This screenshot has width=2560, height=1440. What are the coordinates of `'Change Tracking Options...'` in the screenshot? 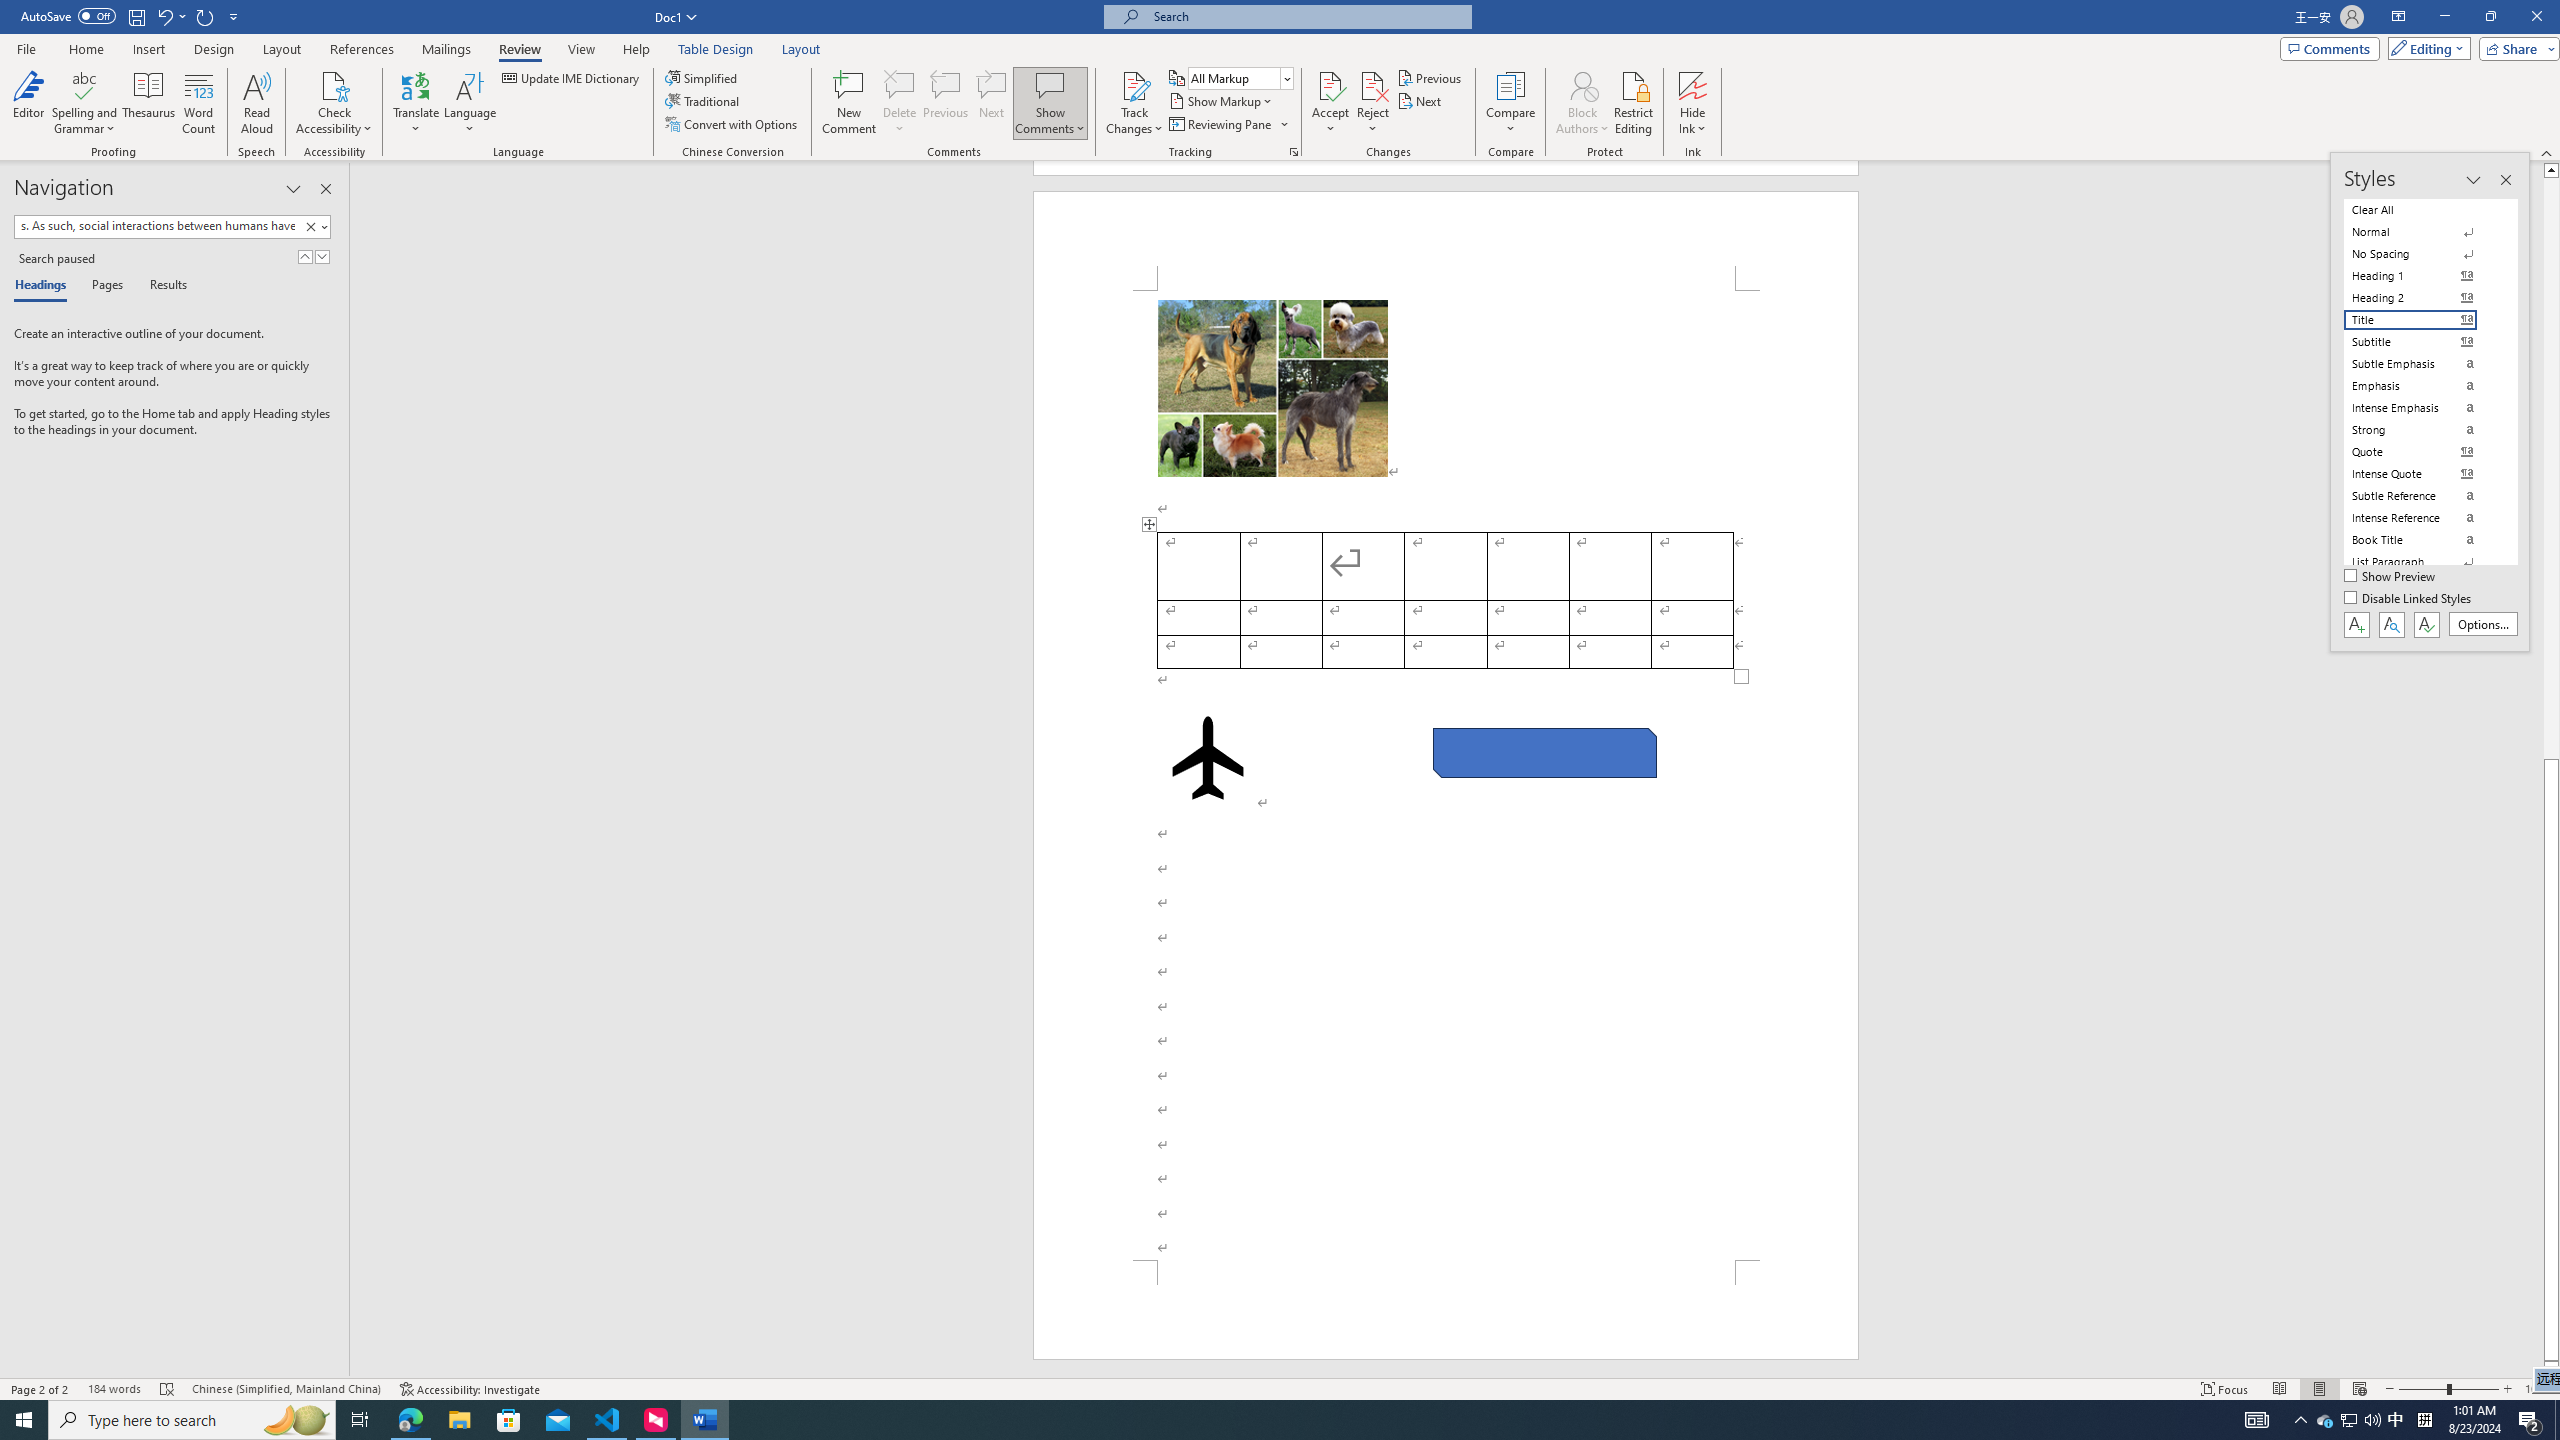 It's located at (1293, 150).